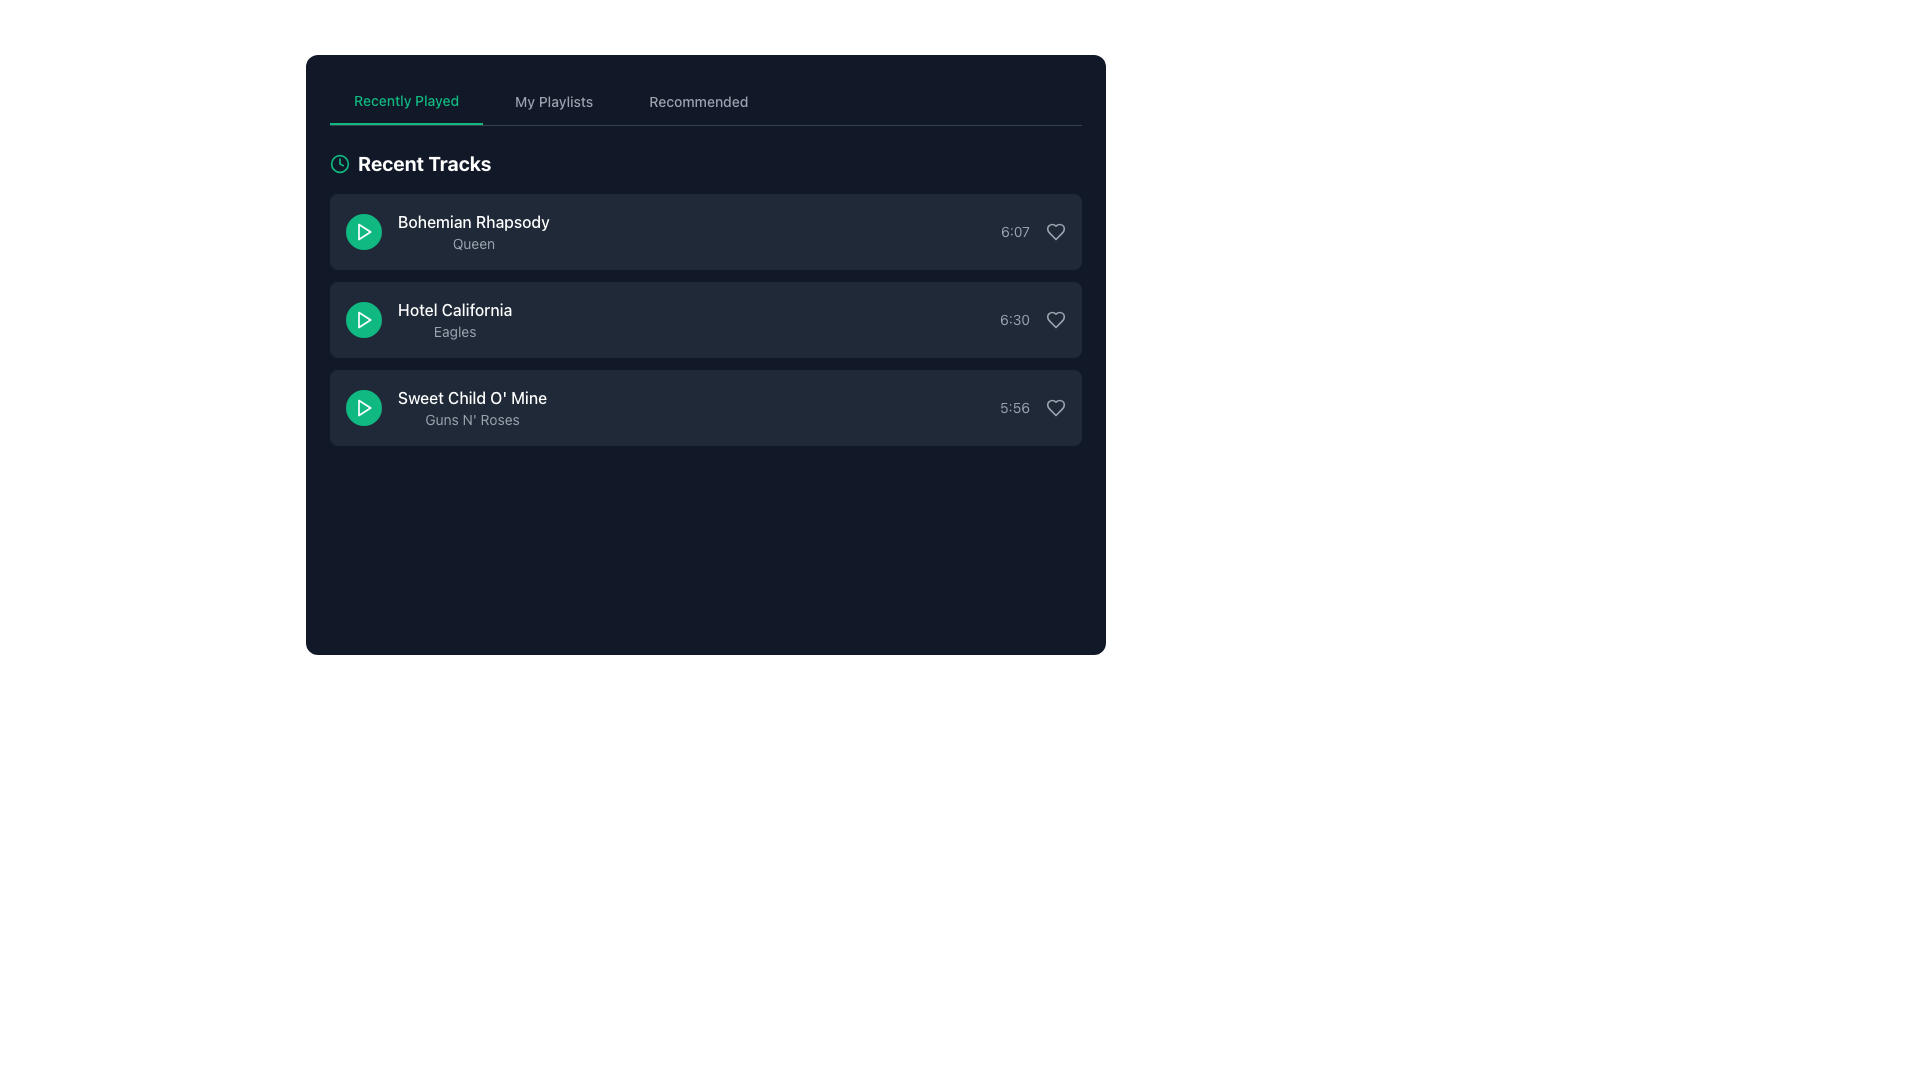 The image size is (1920, 1080). Describe the element at coordinates (1055, 319) in the screenshot. I see `the heart-shaped icon in the 'Recent Tracks' section` at that location.